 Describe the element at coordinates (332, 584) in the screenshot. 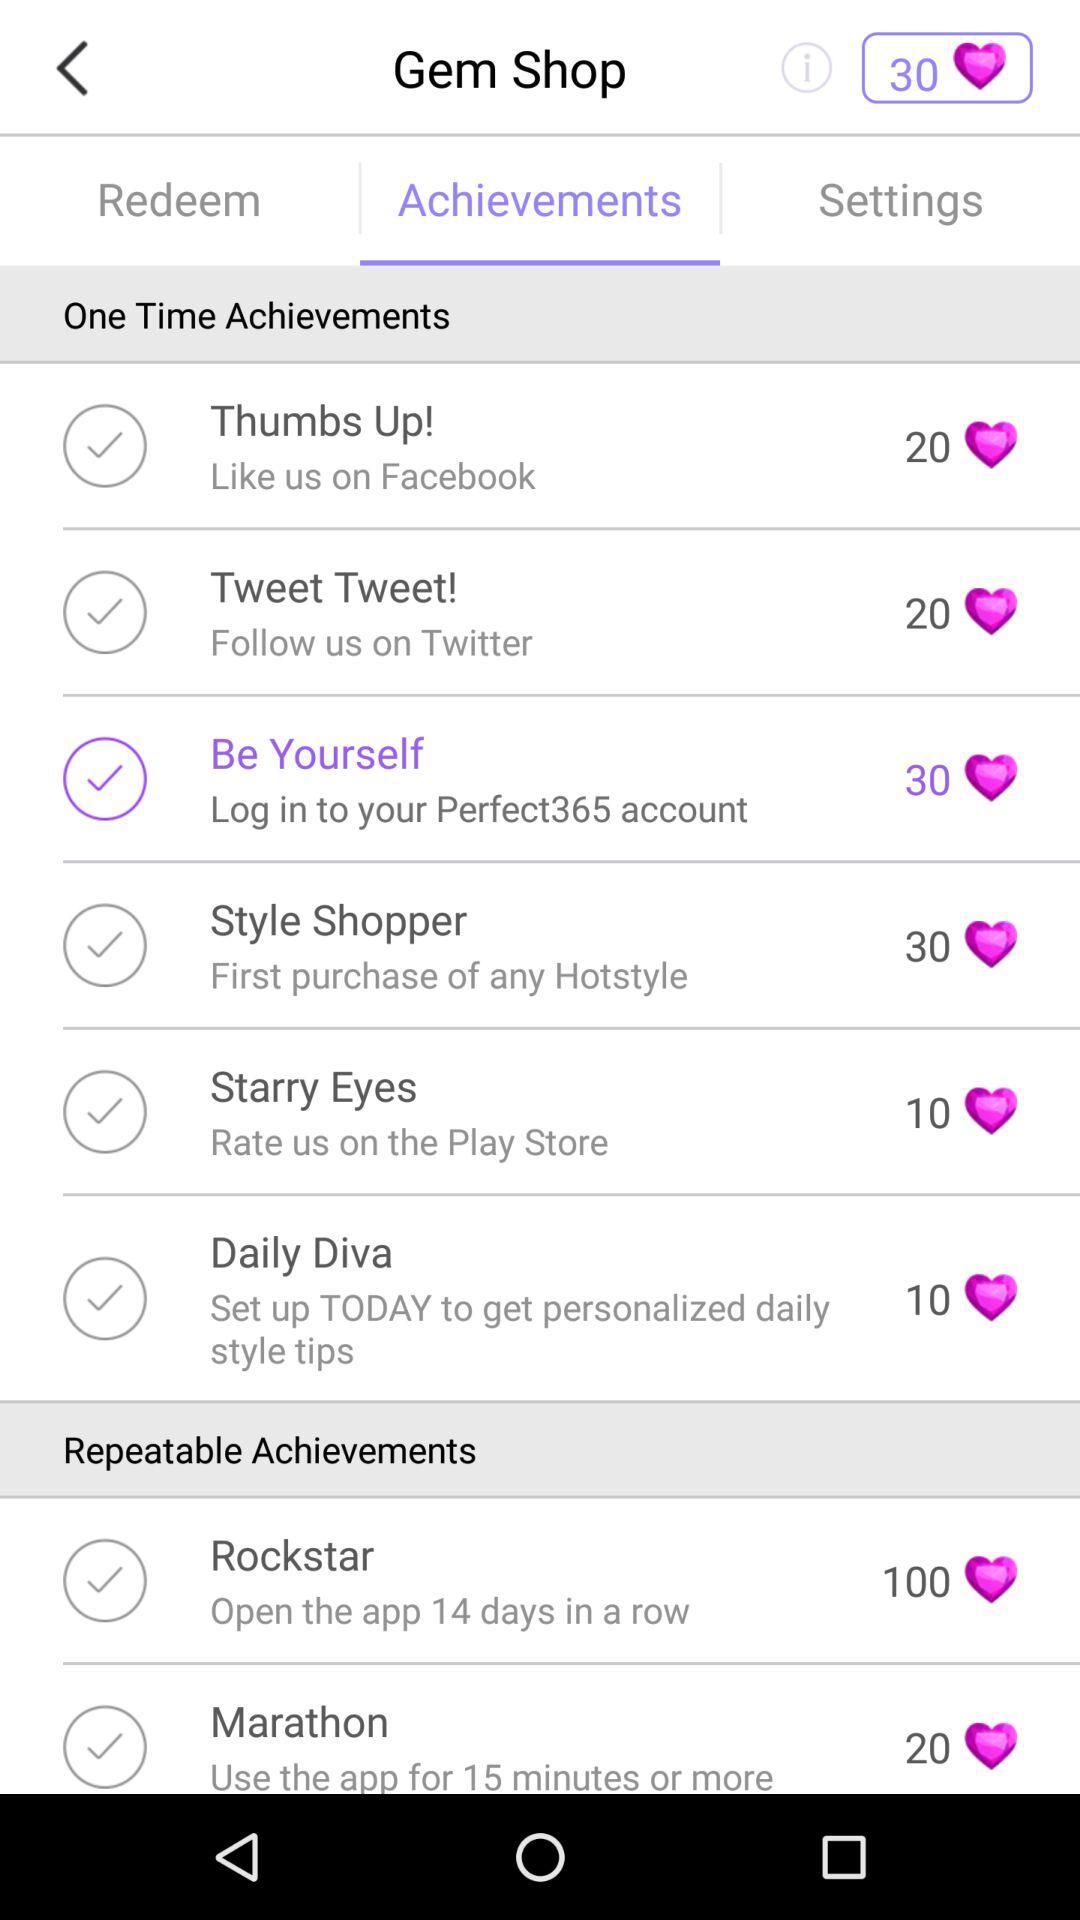

I see `the icon to the left of 20 icon` at that location.